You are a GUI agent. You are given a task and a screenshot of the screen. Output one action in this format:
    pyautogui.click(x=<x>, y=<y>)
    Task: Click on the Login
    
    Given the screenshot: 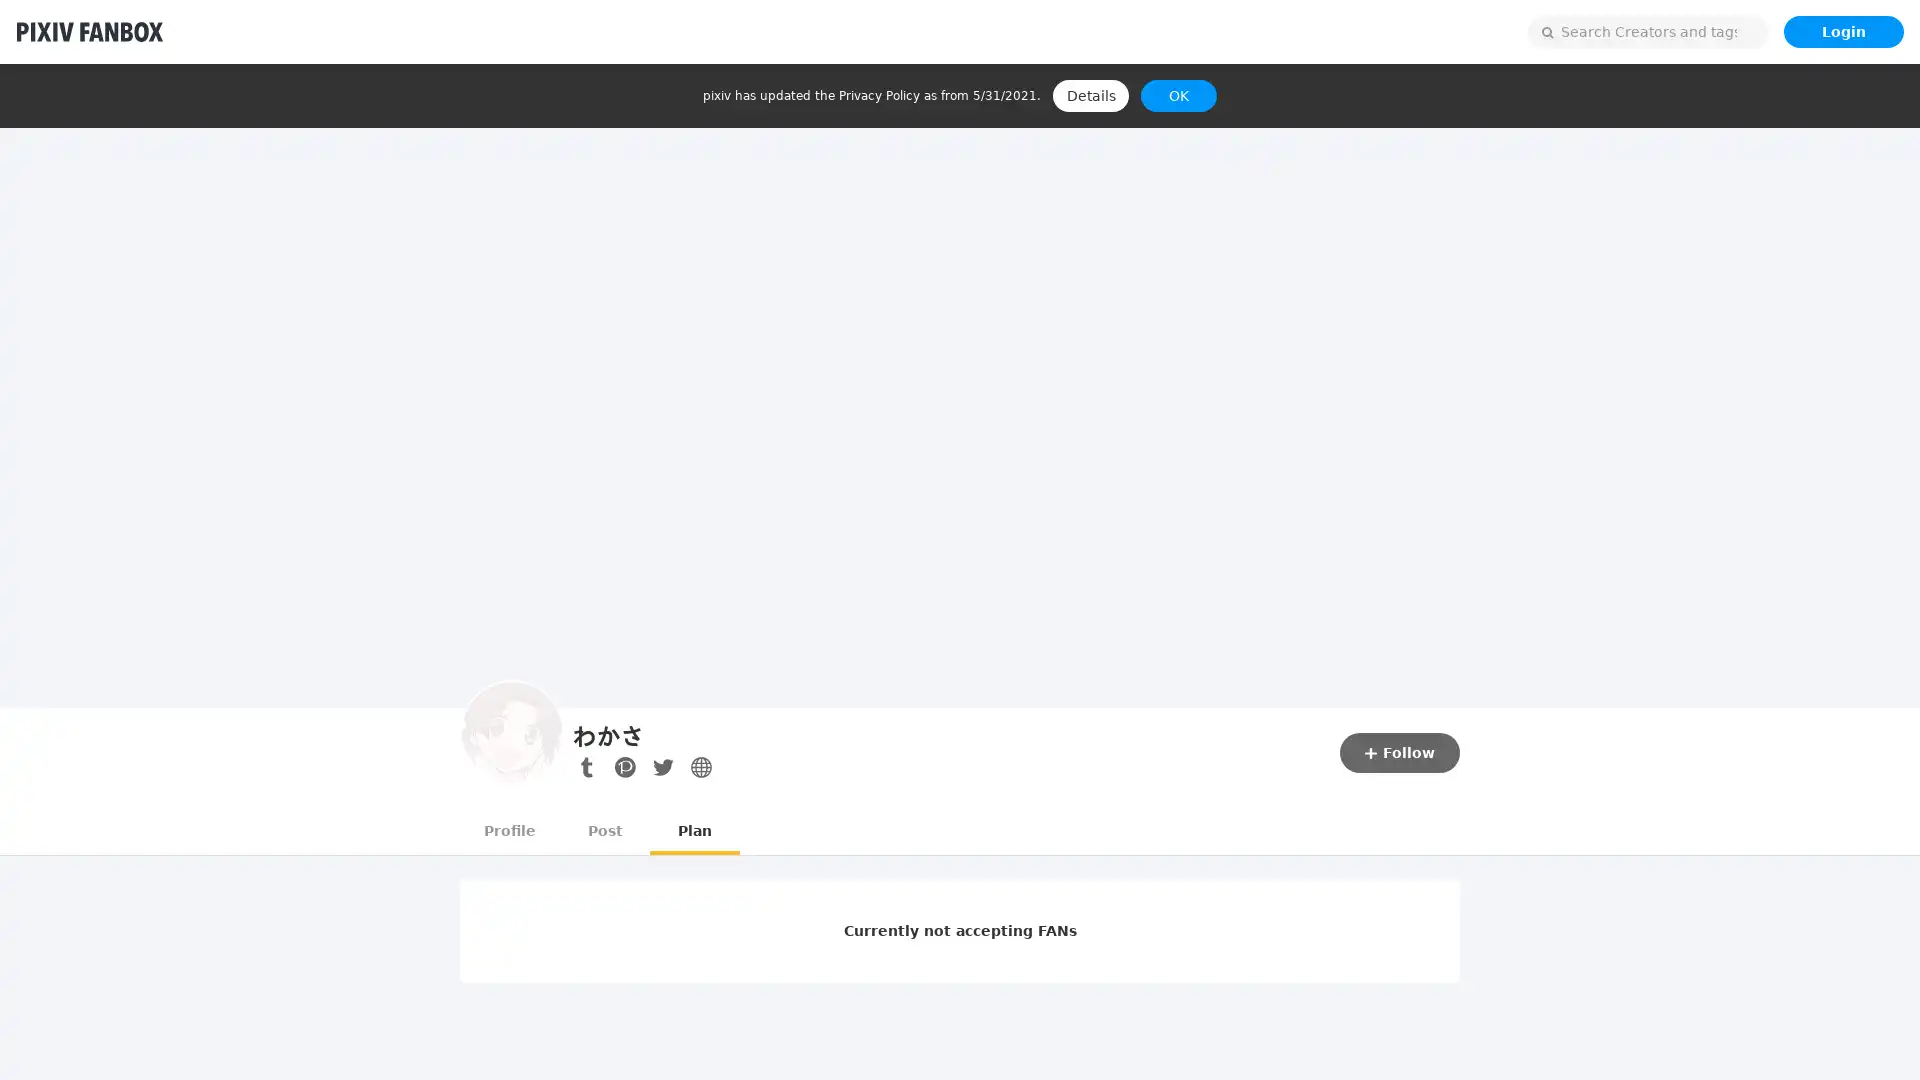 What is the action you would take?
    pyautogui.click(x=1842, y=31)
    